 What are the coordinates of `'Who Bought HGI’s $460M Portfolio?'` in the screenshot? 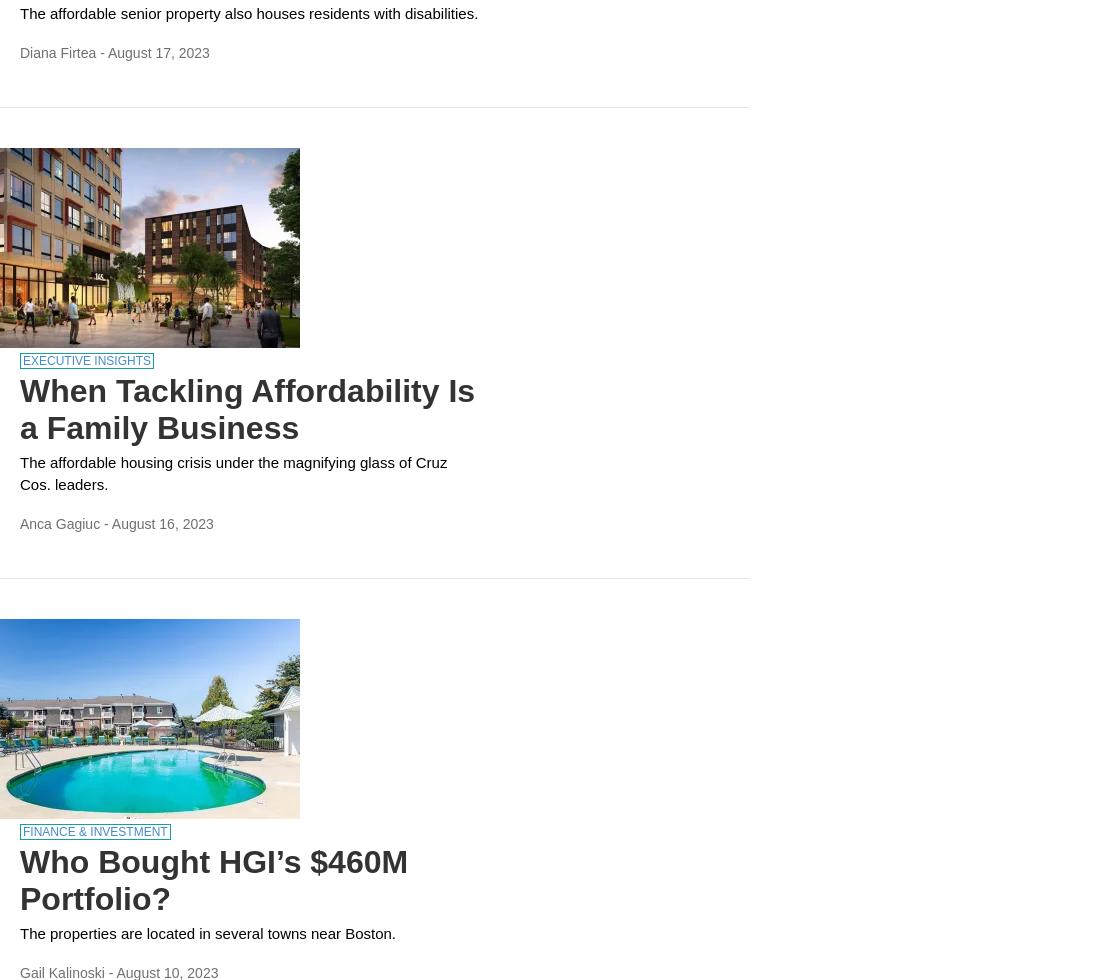 It's located at (213, 879).